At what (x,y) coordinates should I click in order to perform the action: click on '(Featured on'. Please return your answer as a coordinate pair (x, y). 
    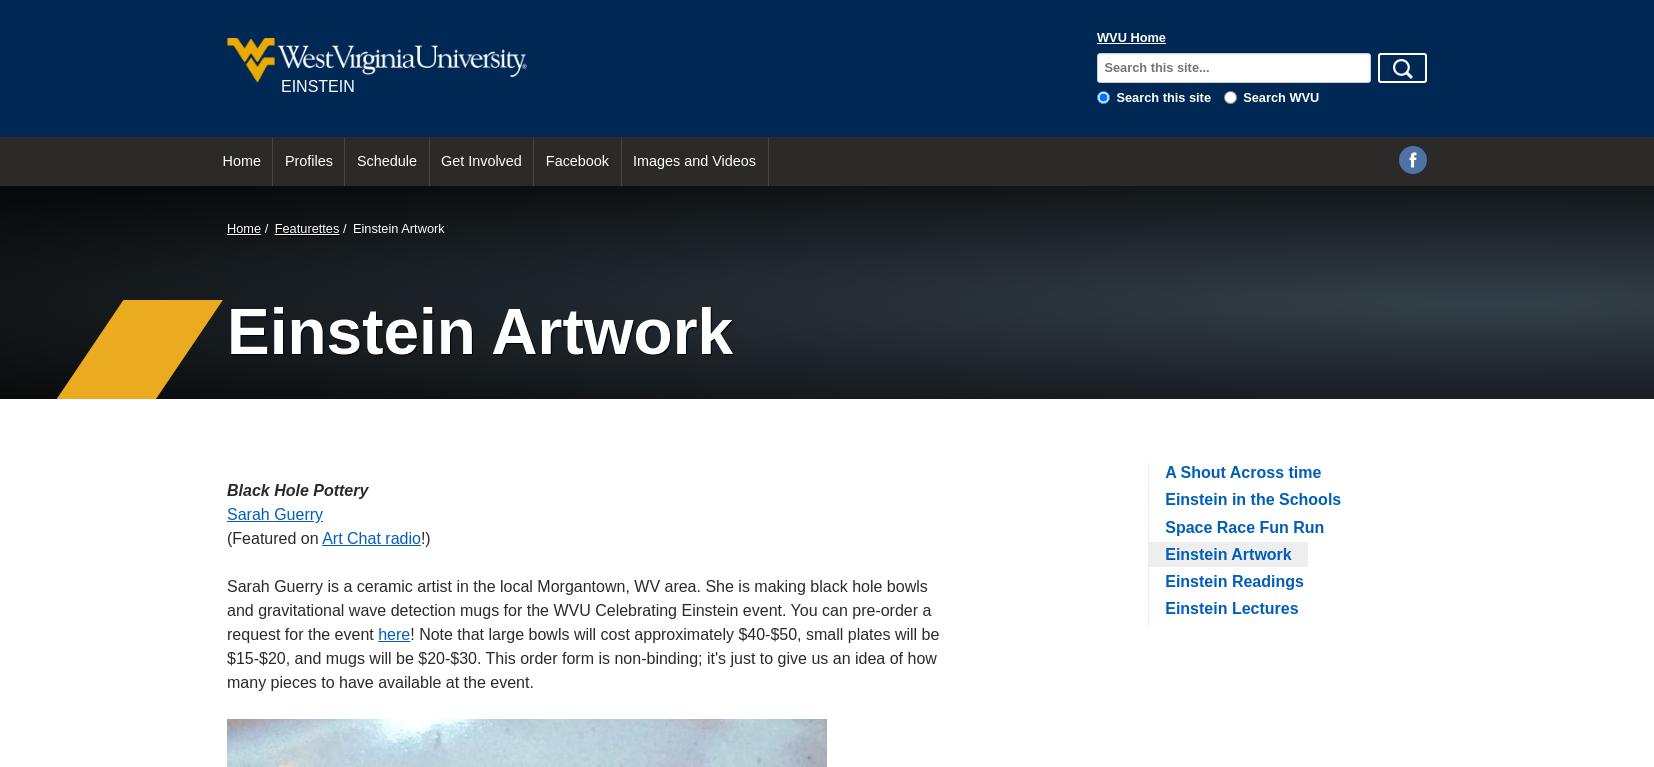
    Looking at the image, I should click on (273, 538).